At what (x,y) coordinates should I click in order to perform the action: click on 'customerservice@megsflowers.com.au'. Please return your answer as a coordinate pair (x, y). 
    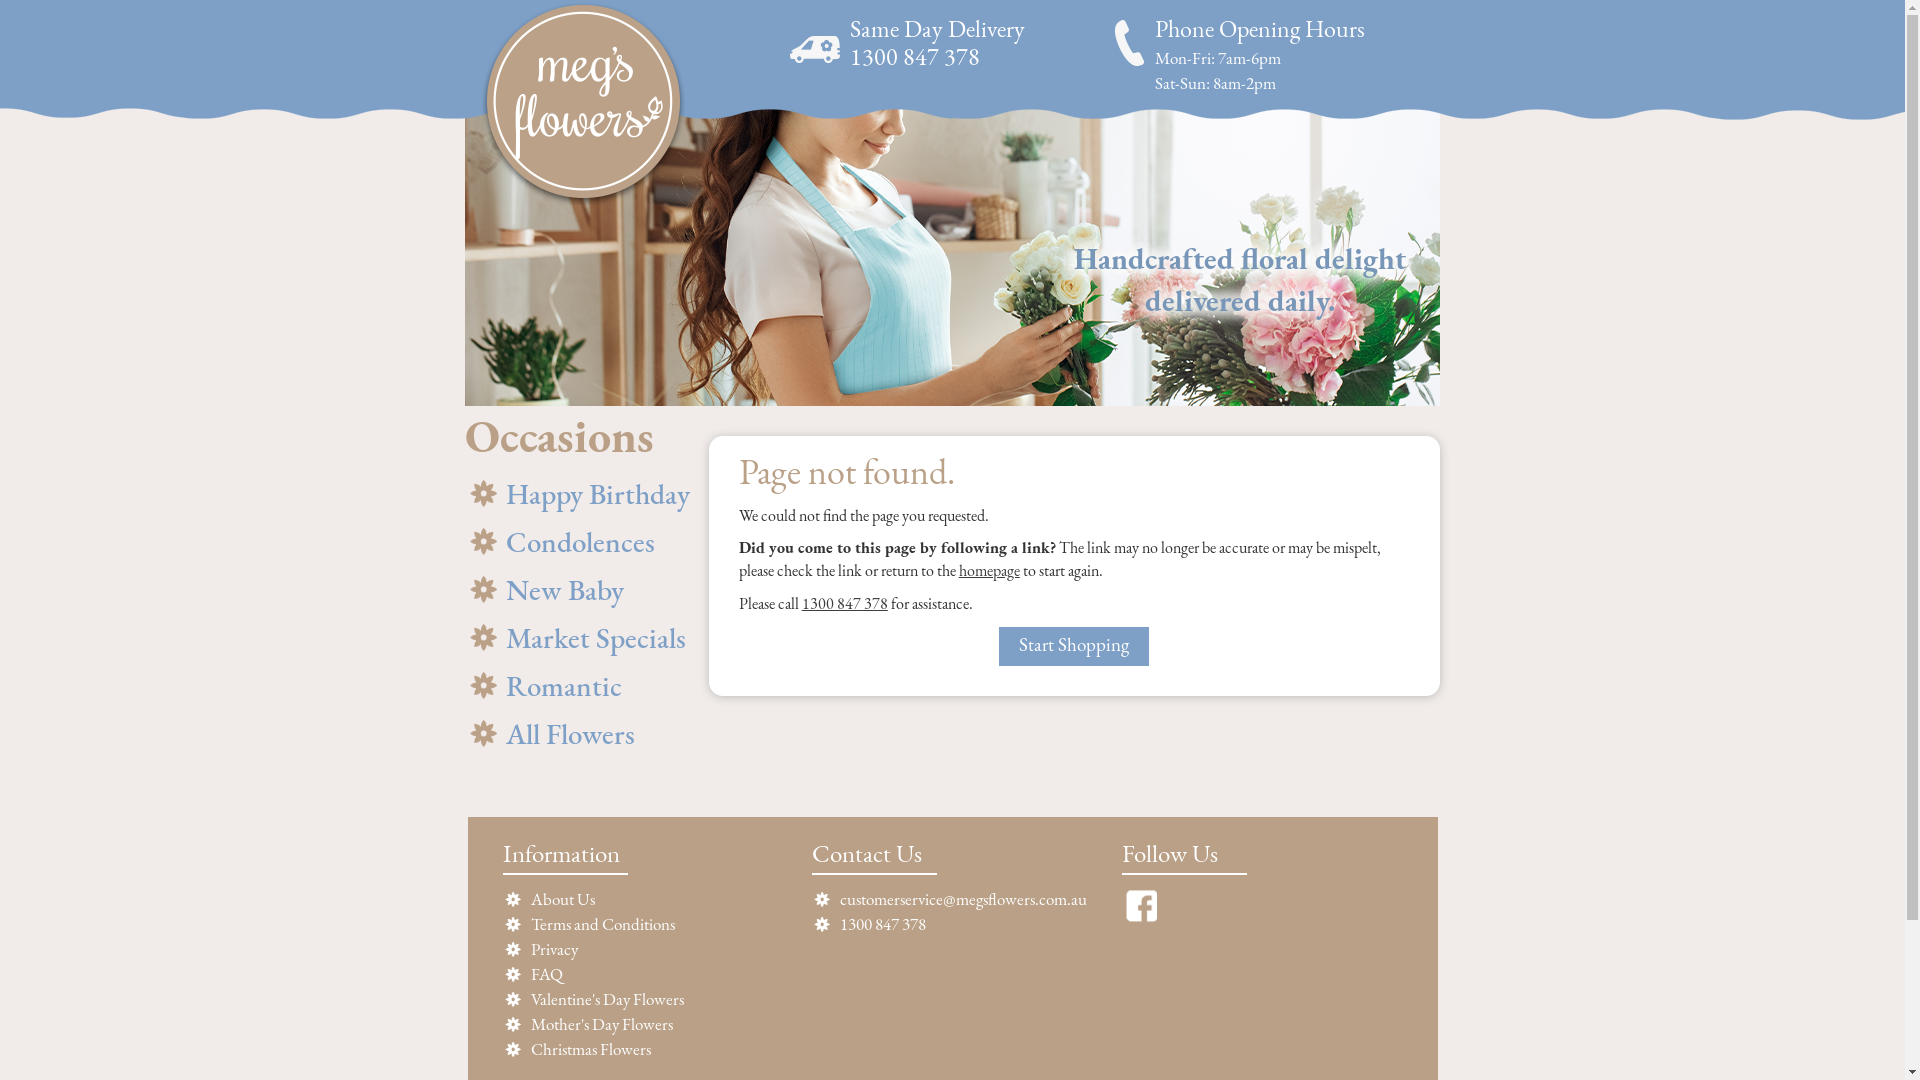
    Looking at the image, I should click on (840, 900).